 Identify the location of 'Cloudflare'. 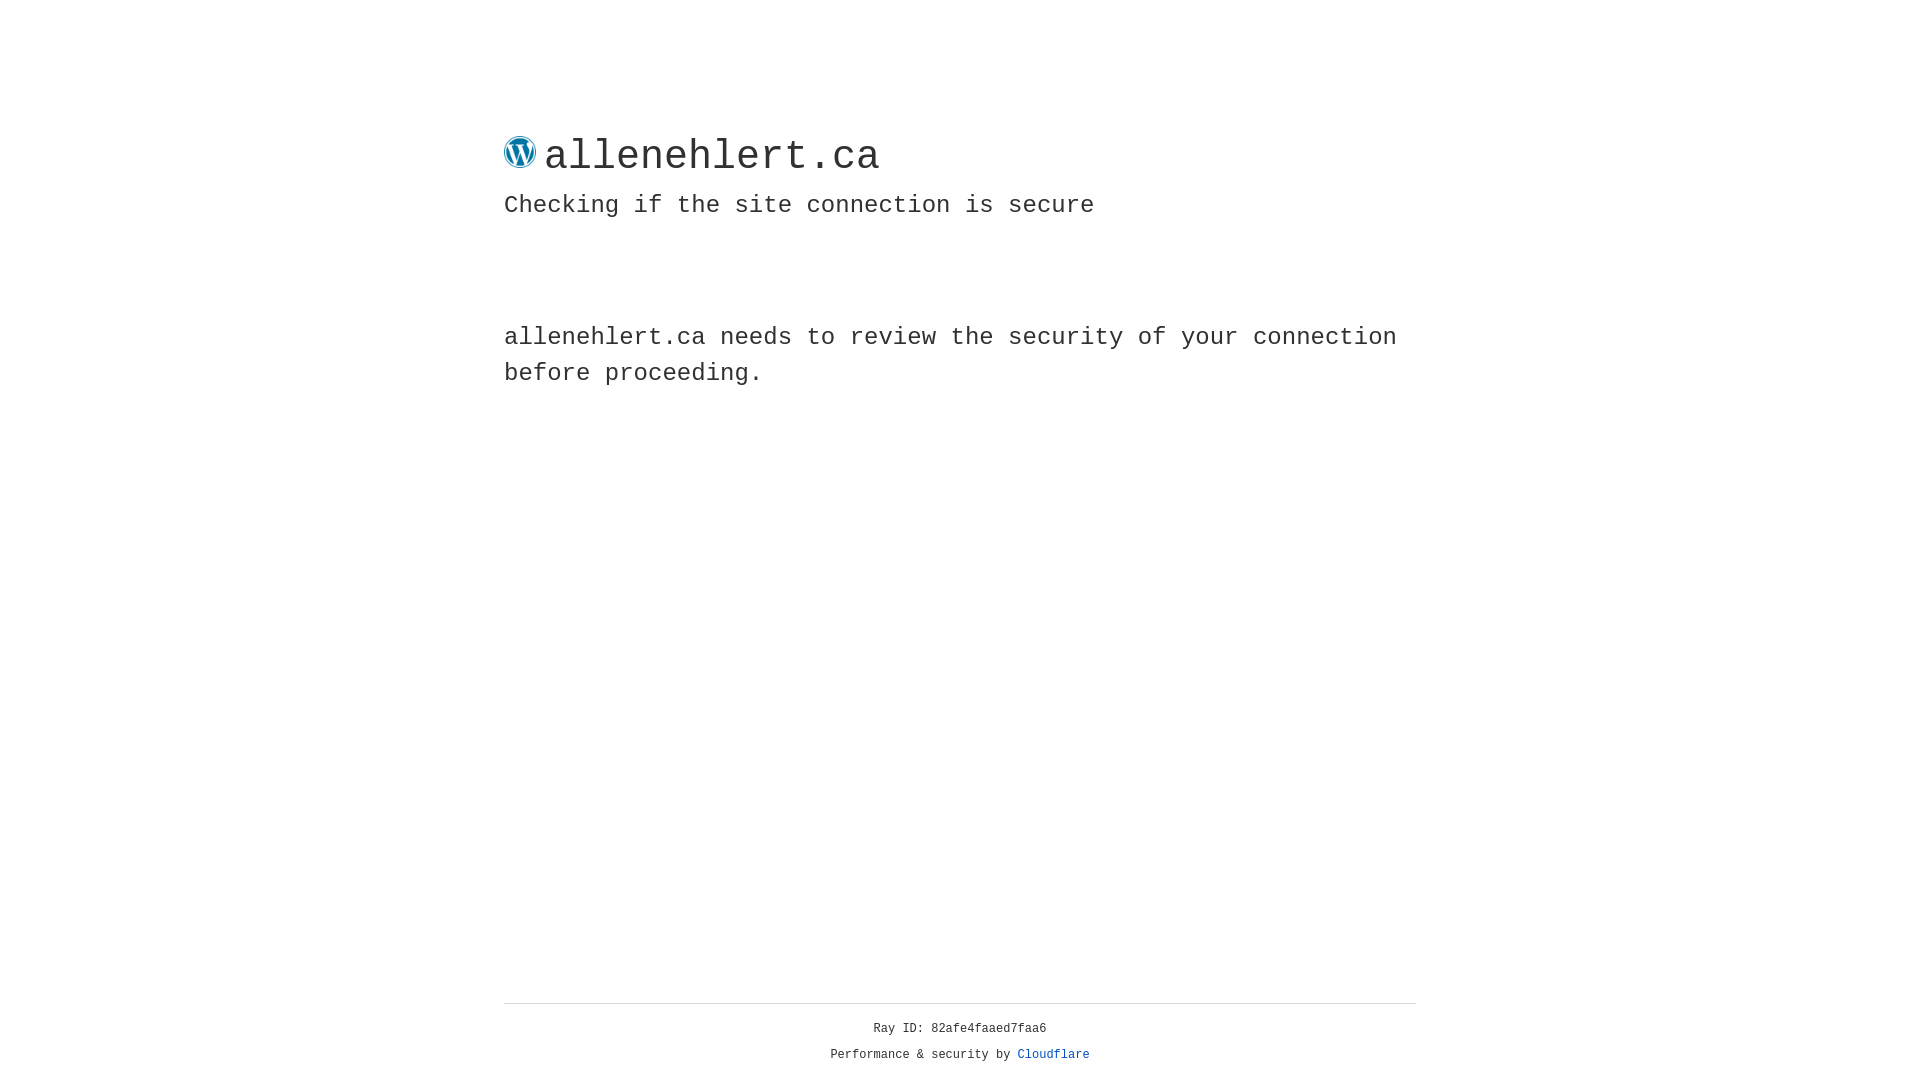
(1017, 1054).